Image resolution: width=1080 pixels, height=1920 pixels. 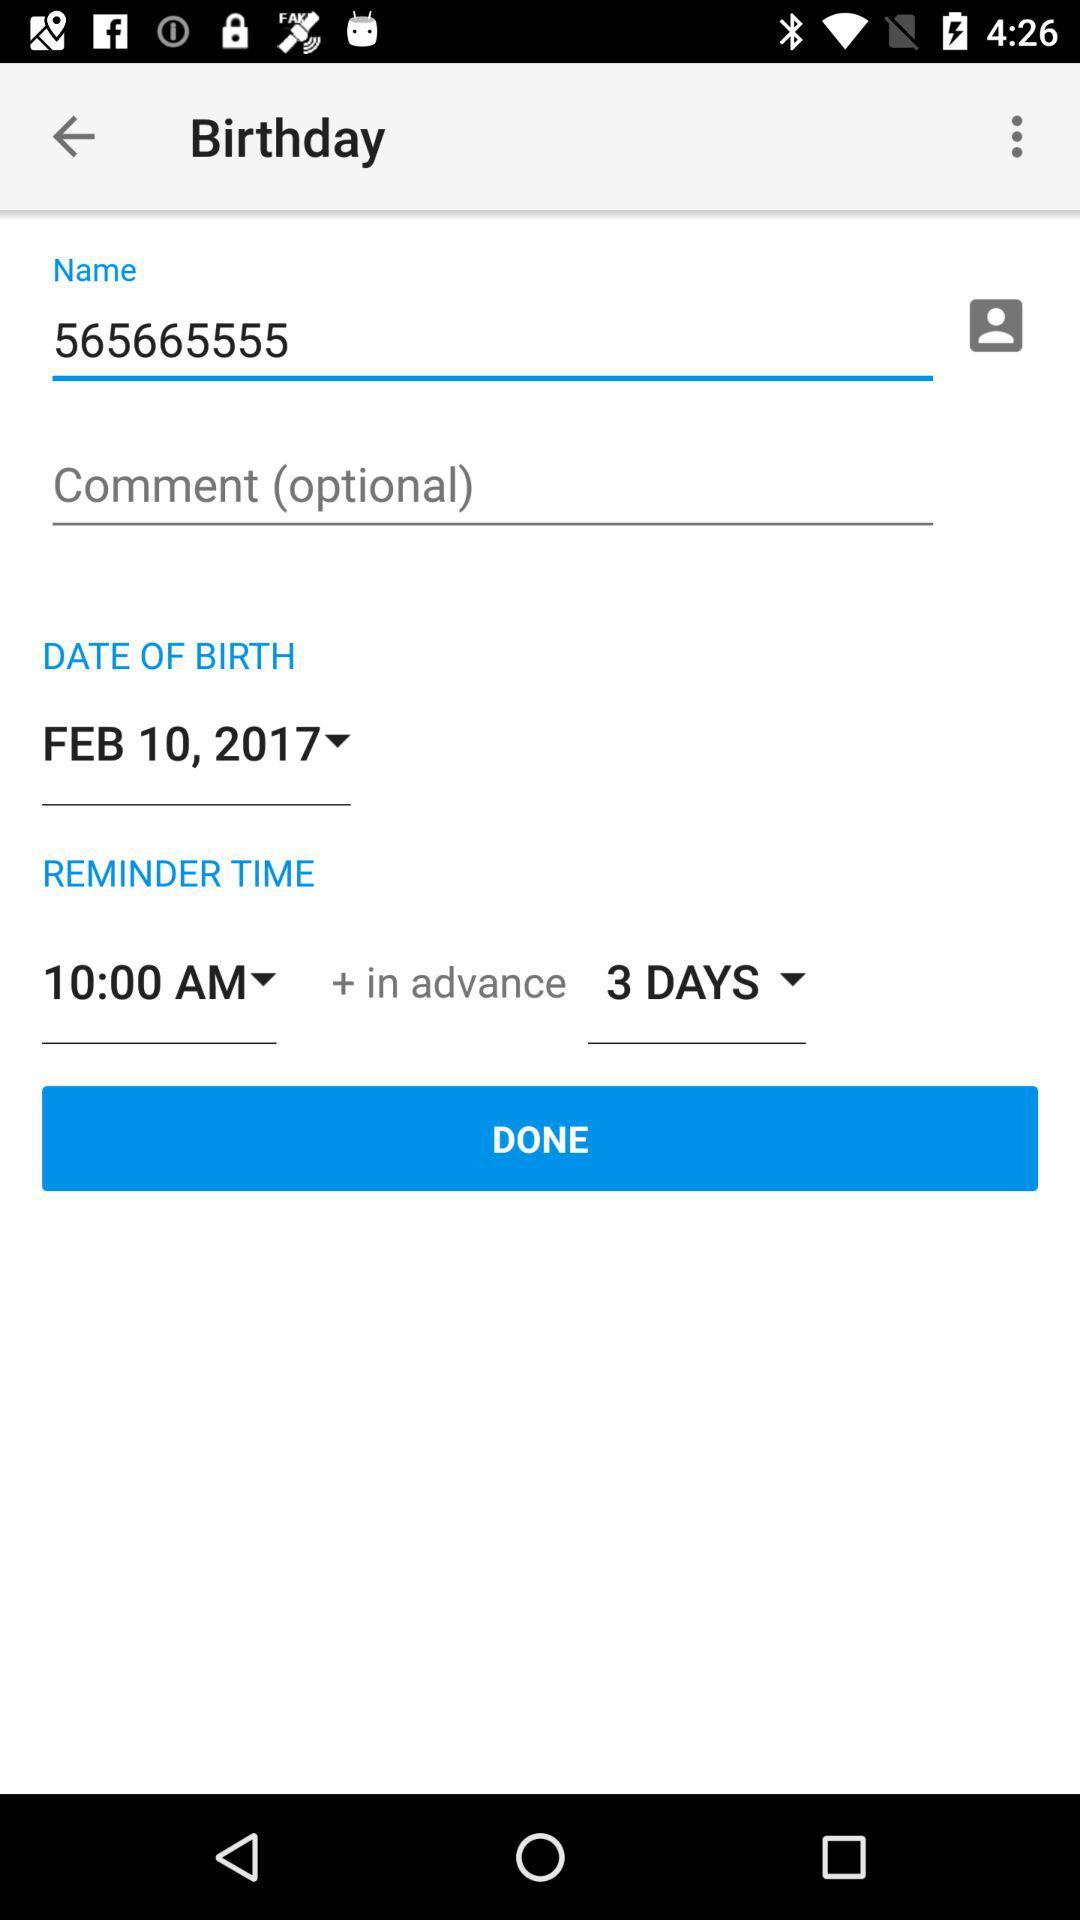 What do you see at coordinates (492, 486) in the screenshot?
I see `insert a optional comment` at bounding box center [492, 486].